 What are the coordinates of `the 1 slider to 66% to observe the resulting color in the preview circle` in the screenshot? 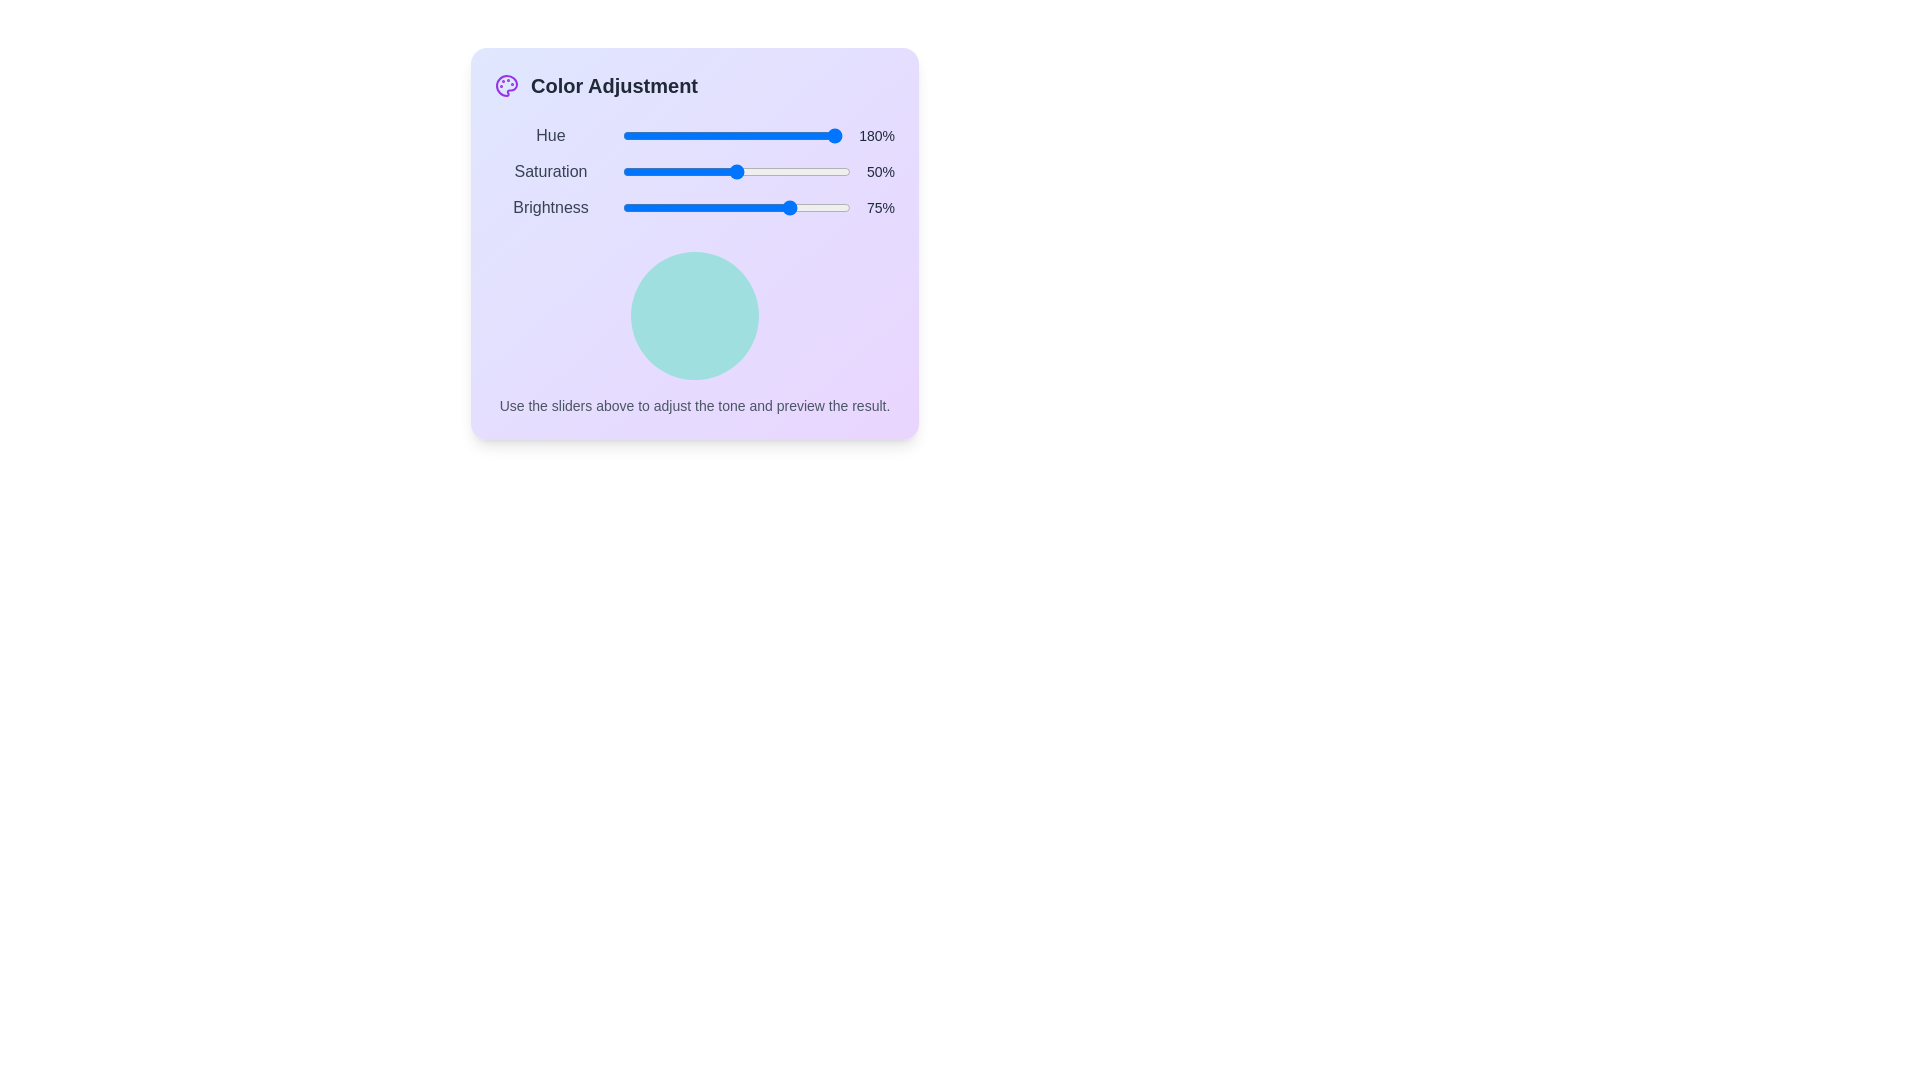 It's located at (767, 171).